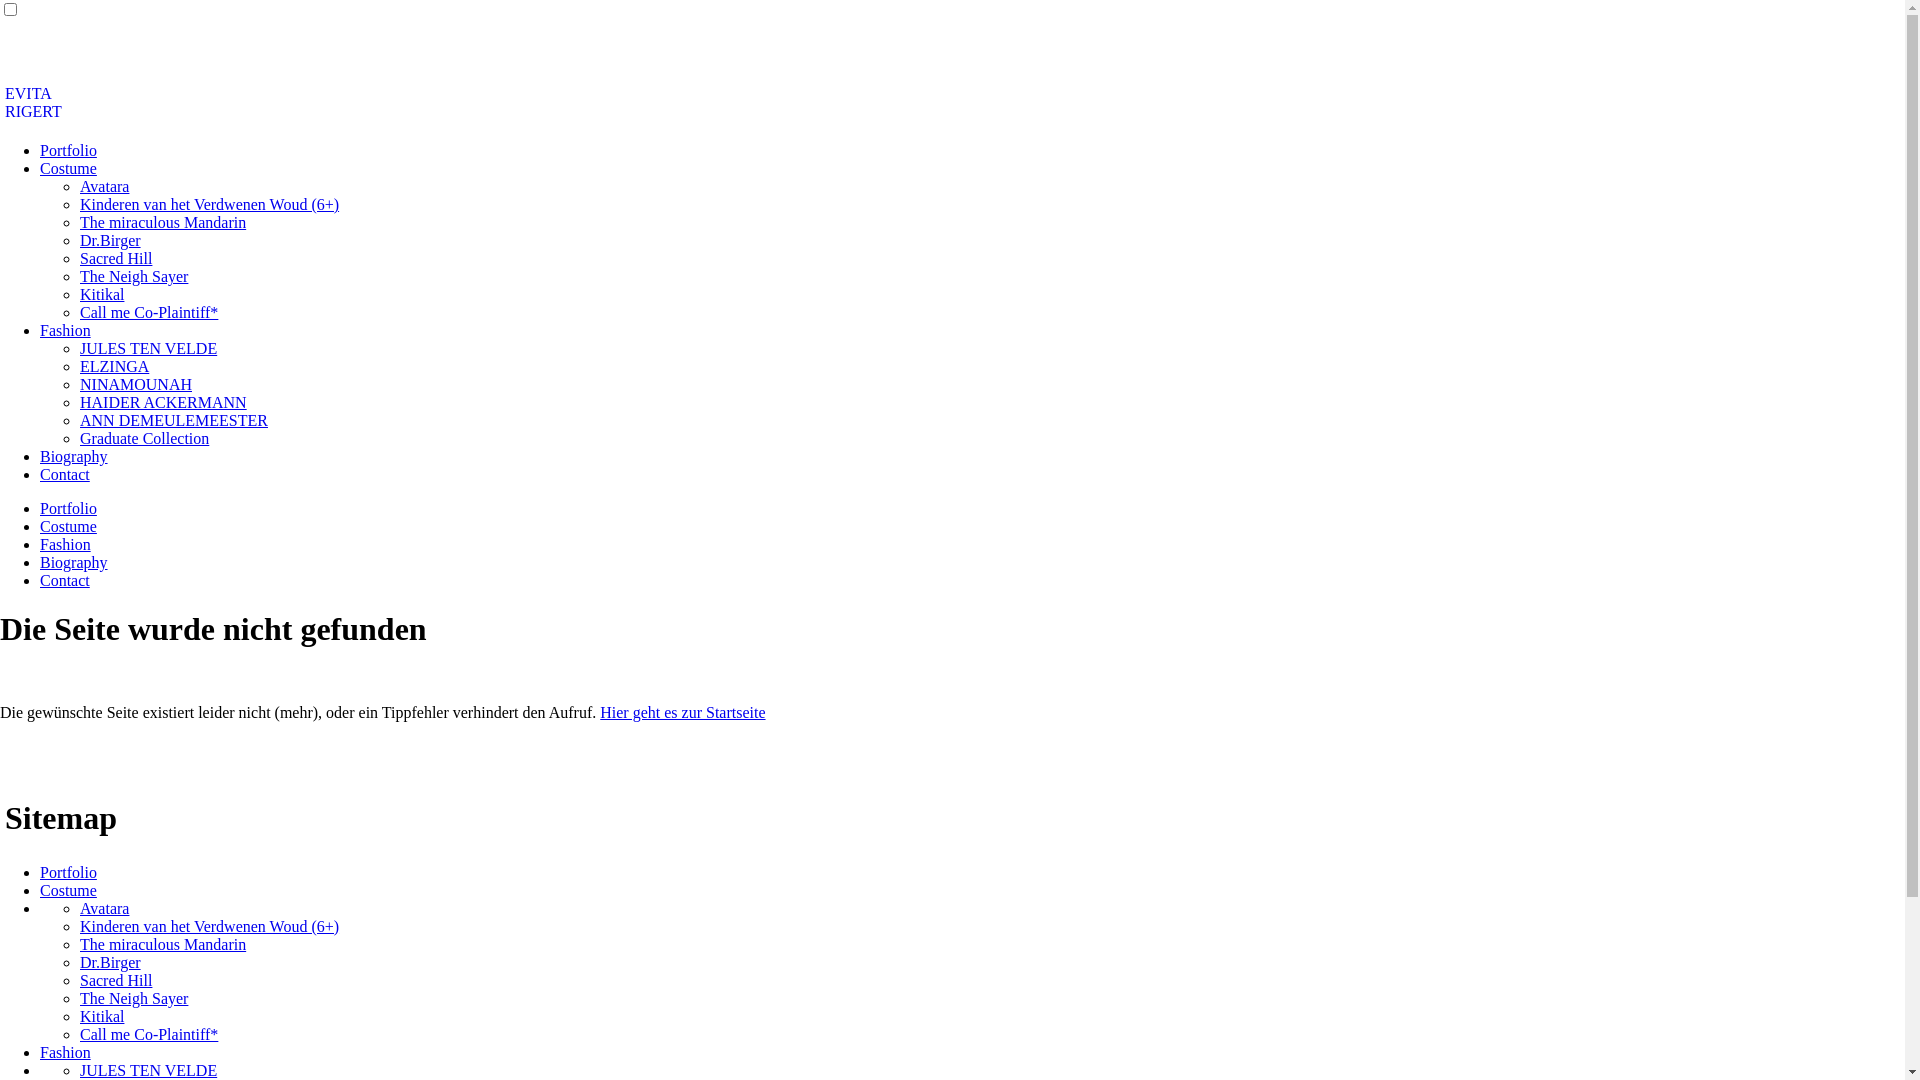 This screenshot has width=1920, height=1080. What do you see at coordinates (133, 998) in the screenshot?
I see `'The Neigh Sayer'` at bounding box center [133, 998].